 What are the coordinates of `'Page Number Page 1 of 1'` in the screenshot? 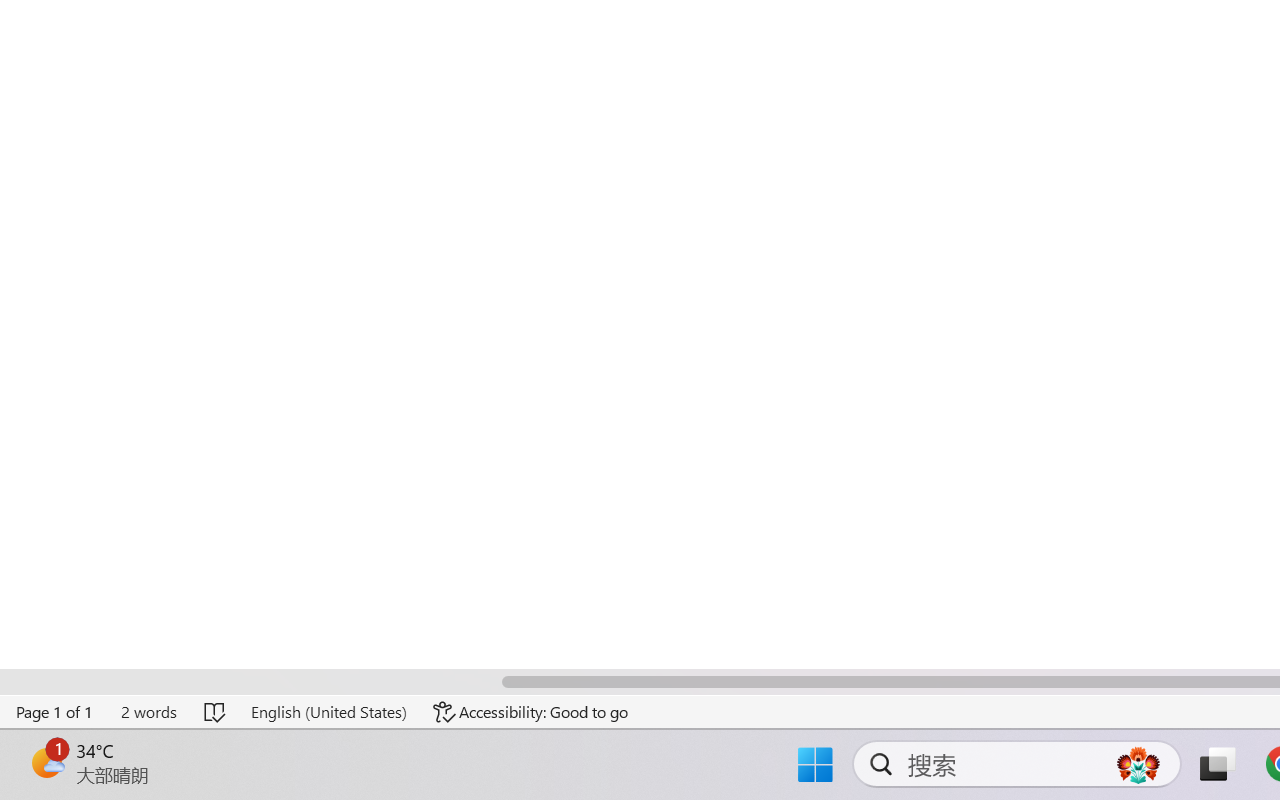 It's located at (55, 711).